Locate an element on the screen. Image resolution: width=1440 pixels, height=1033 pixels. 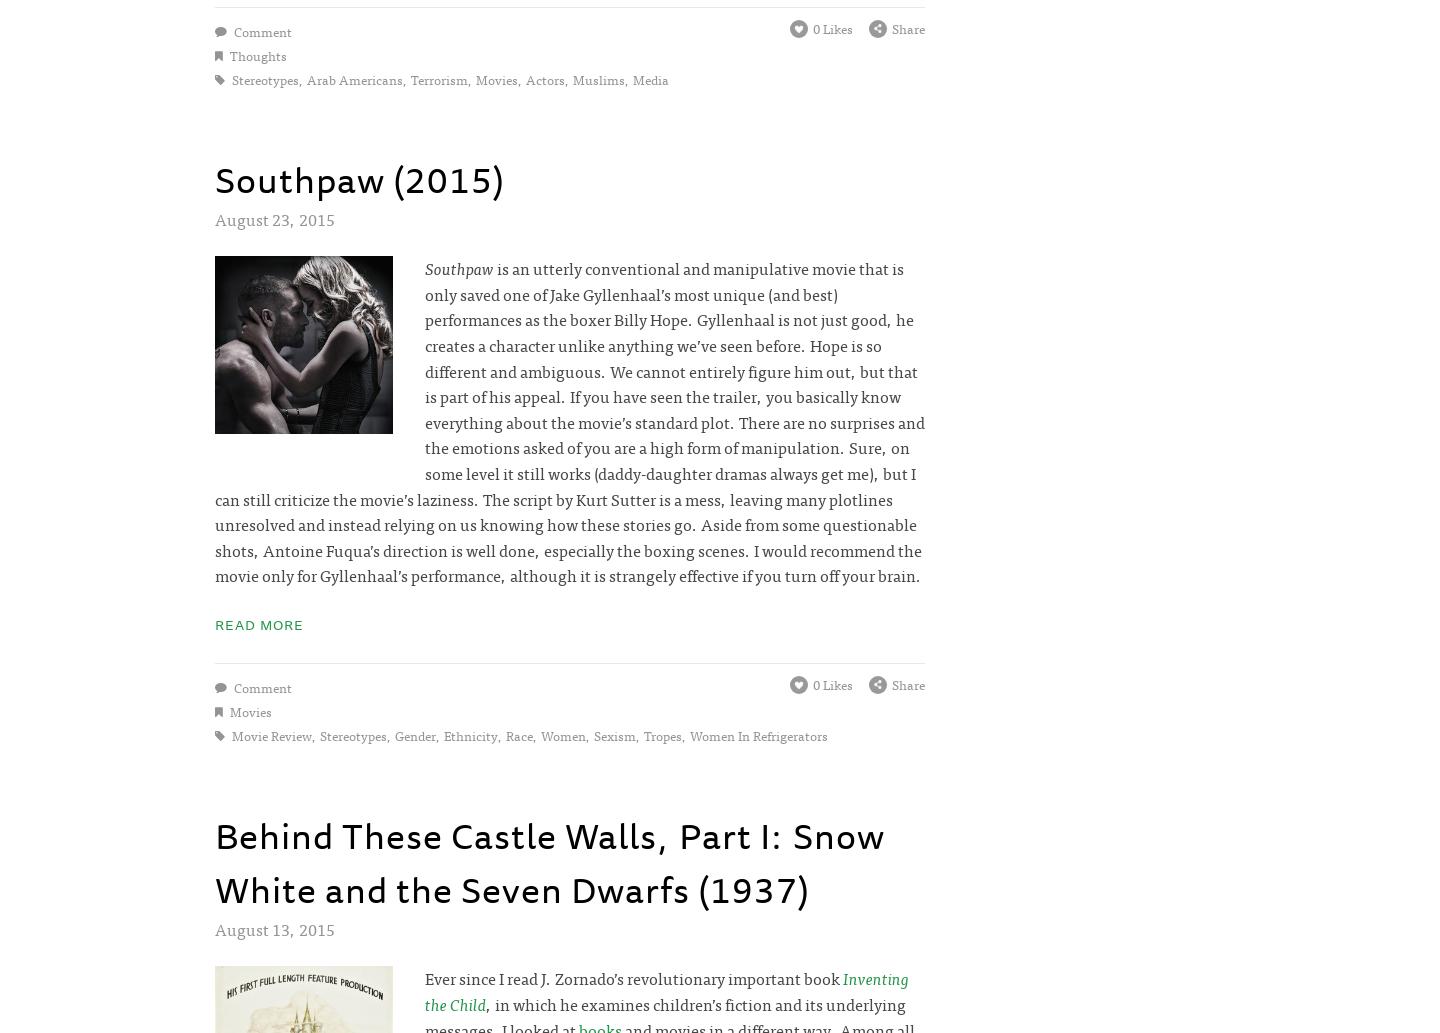
'media' is located at coordinates (649, 79).